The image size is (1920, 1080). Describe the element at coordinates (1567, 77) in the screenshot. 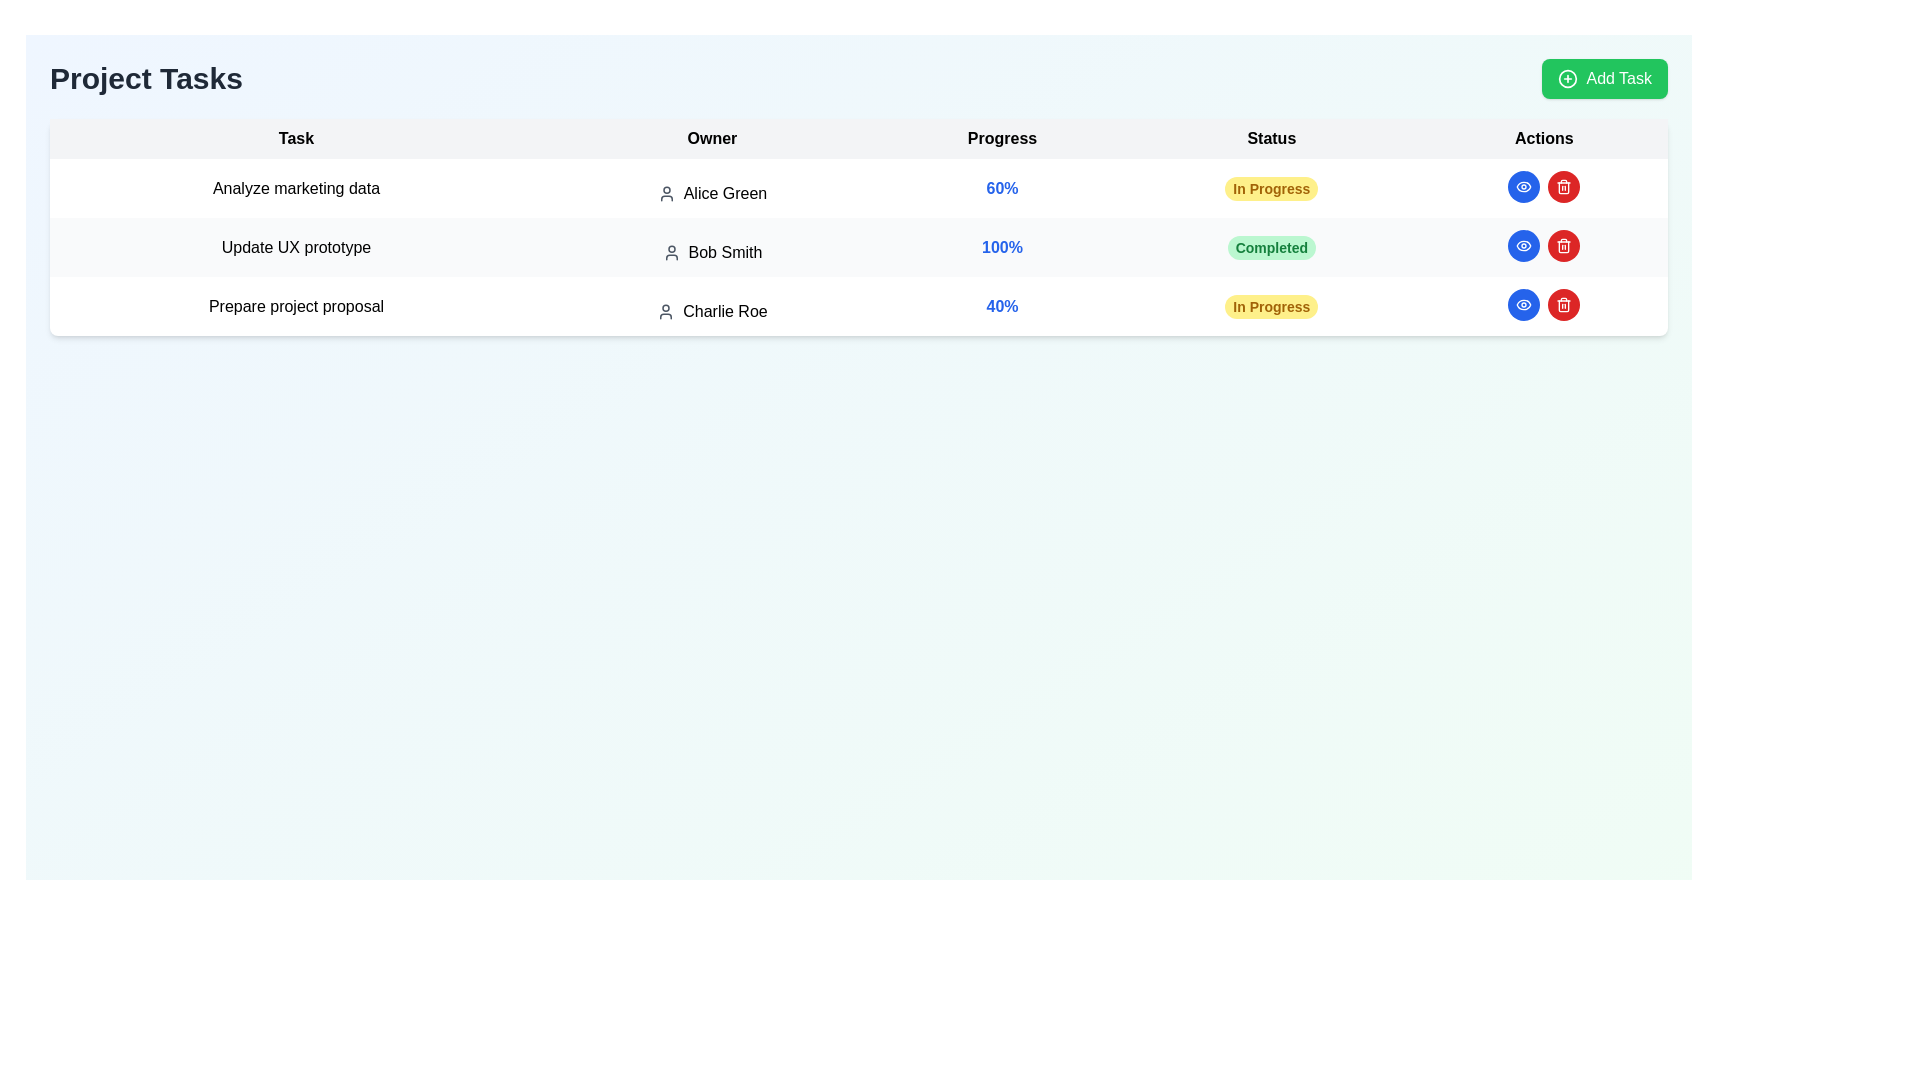

I see `the icon that visually conveys the purpose of the 'Add Task' button, located in the top-right corner of the layout` at that location.